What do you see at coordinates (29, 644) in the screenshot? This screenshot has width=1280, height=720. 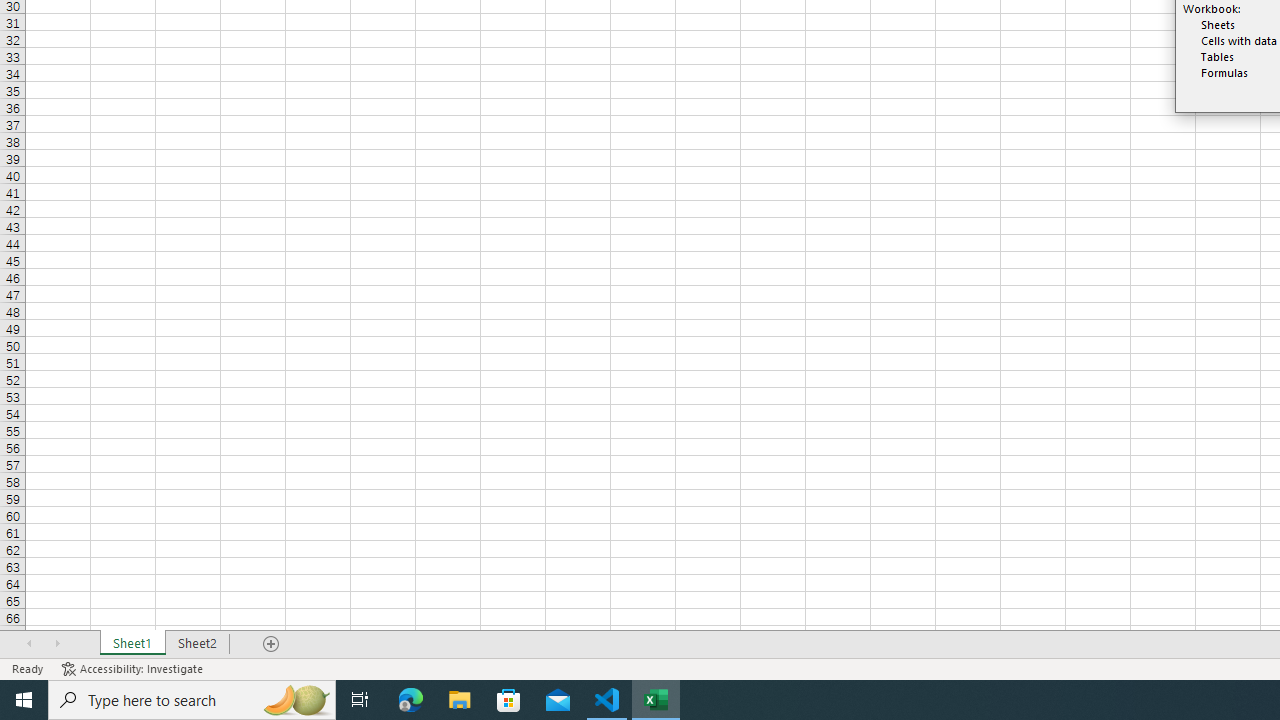 I see `'Scroll Left'` at bounding box center [29, 644].